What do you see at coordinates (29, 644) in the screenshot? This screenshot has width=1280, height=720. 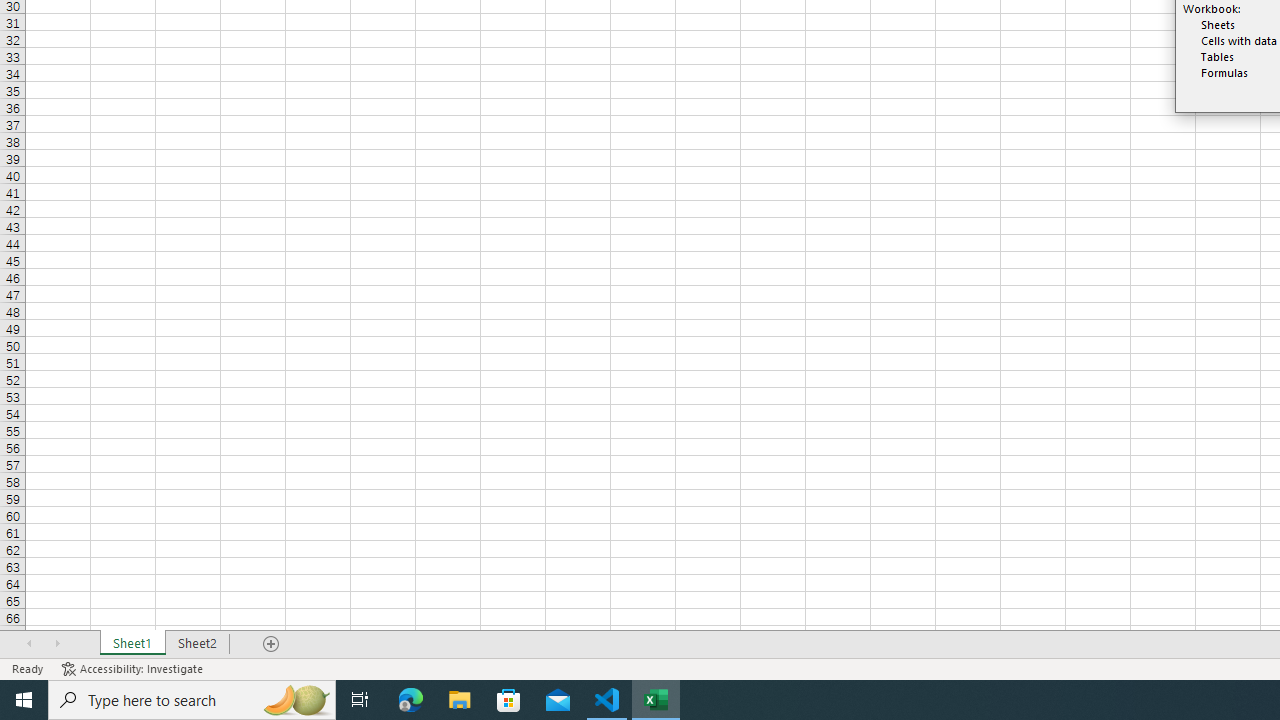 I see `'Scroll Left'` at bounding box center [29, 644].